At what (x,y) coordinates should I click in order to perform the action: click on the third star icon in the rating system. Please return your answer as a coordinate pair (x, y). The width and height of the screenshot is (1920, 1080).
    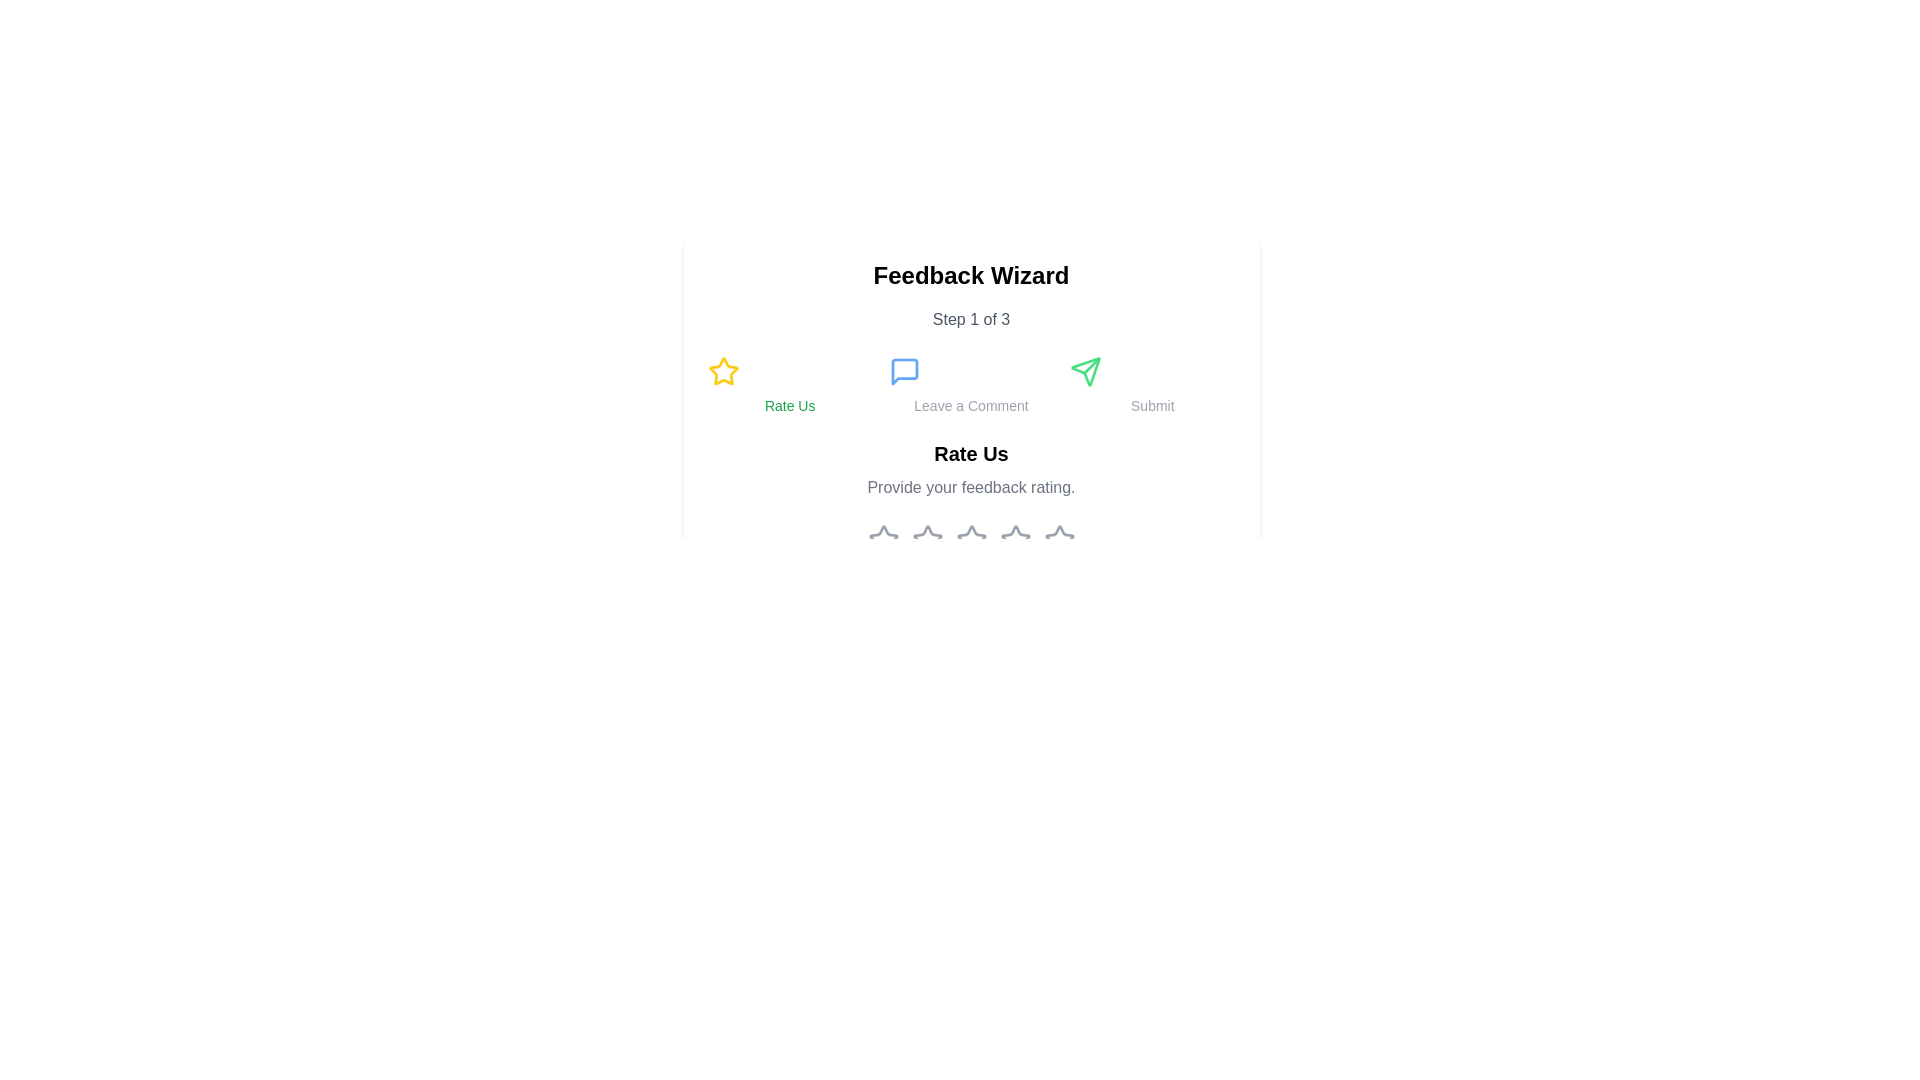
    Looking at the image, I should click on (926, 540).